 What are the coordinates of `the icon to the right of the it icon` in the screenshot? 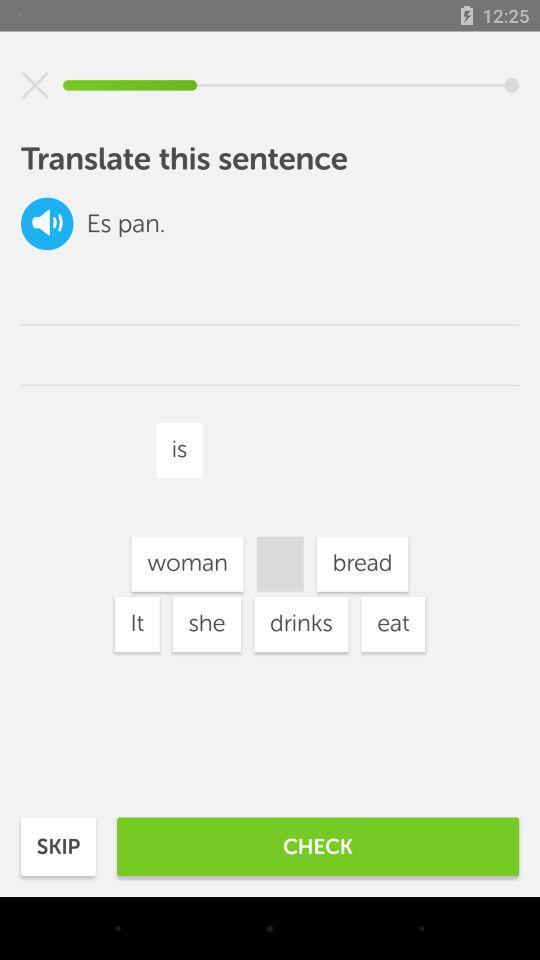 It's located at (205, 623).